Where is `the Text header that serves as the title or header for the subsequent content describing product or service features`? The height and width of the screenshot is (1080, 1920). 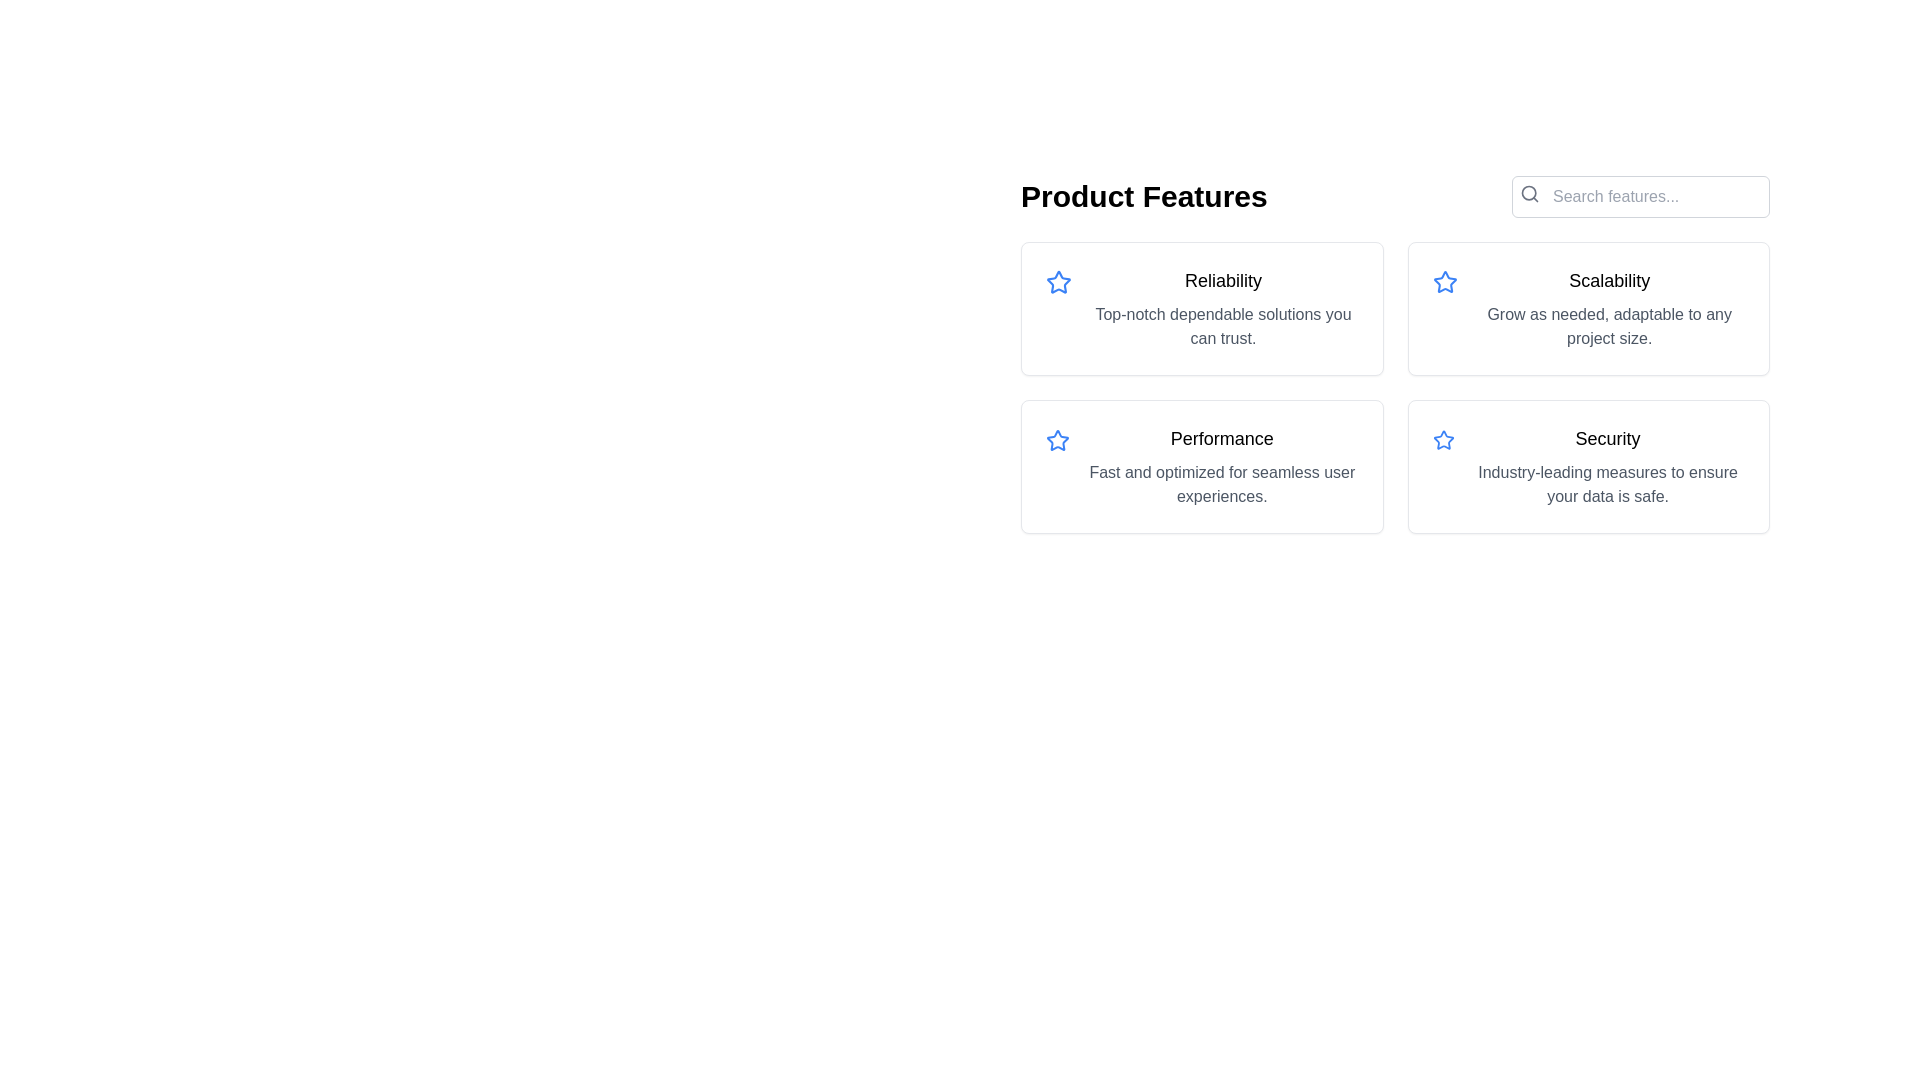 the Text header that serves as the title or header for the subsequent content describing product or service features is located at coordinates (1144, 196).